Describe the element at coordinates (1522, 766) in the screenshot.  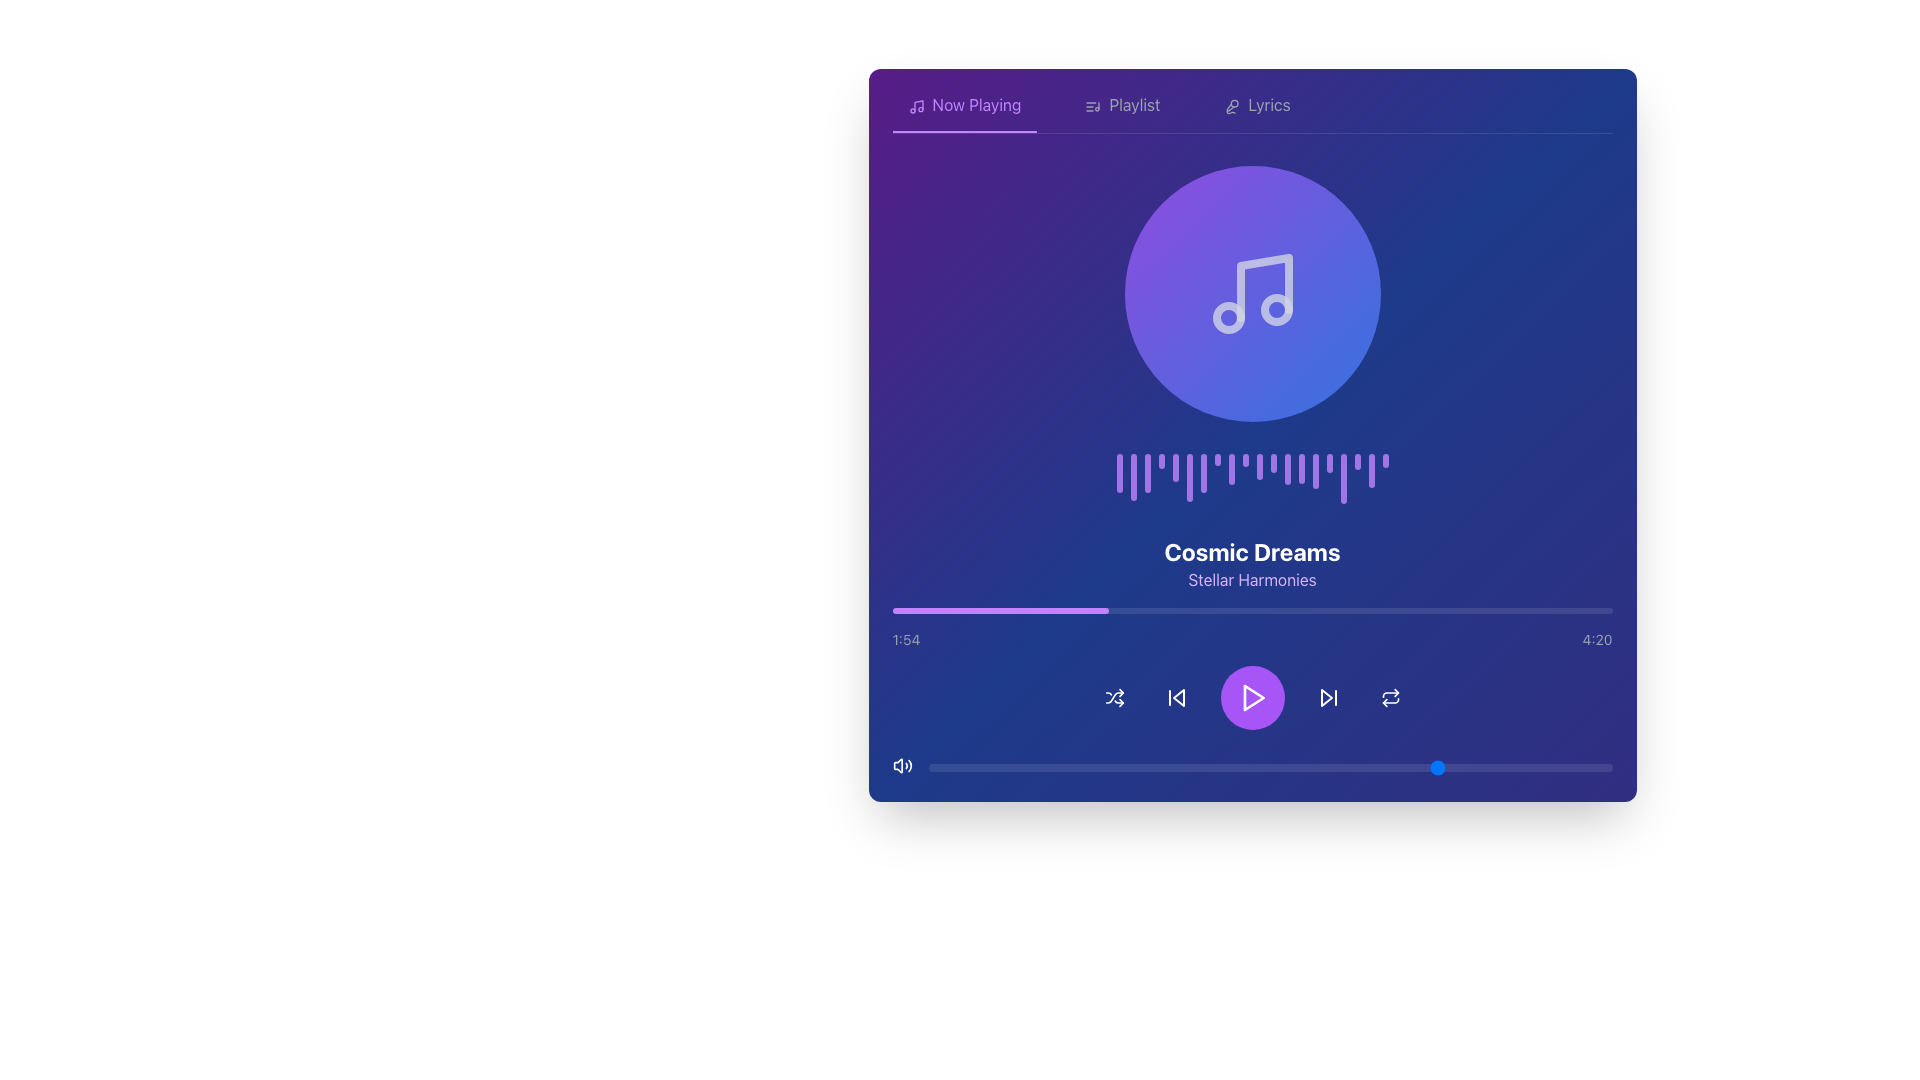
I see `the slider` at that location.